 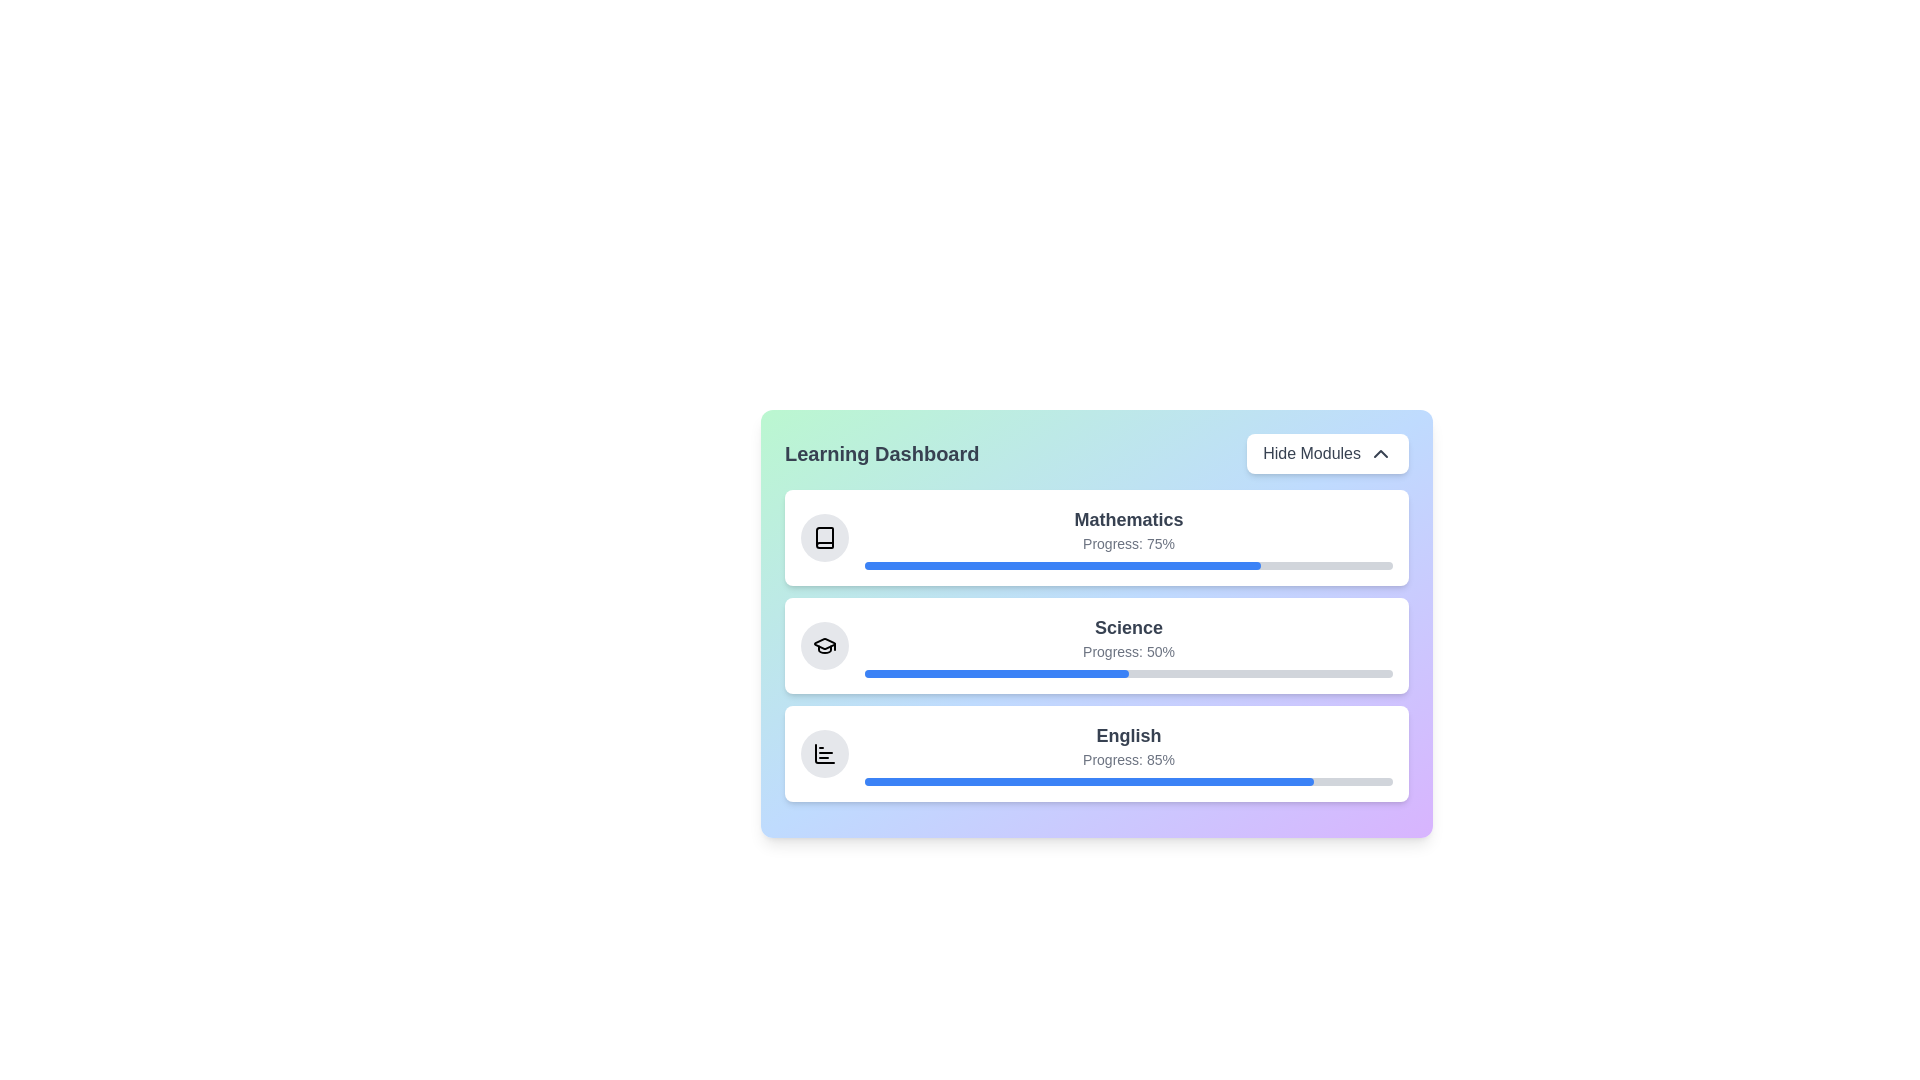 What do you see at coordinates (1096, 536) in the screenshot?
I see `the module titled Mathematics to open its details` at bounding box center [1096, 536].